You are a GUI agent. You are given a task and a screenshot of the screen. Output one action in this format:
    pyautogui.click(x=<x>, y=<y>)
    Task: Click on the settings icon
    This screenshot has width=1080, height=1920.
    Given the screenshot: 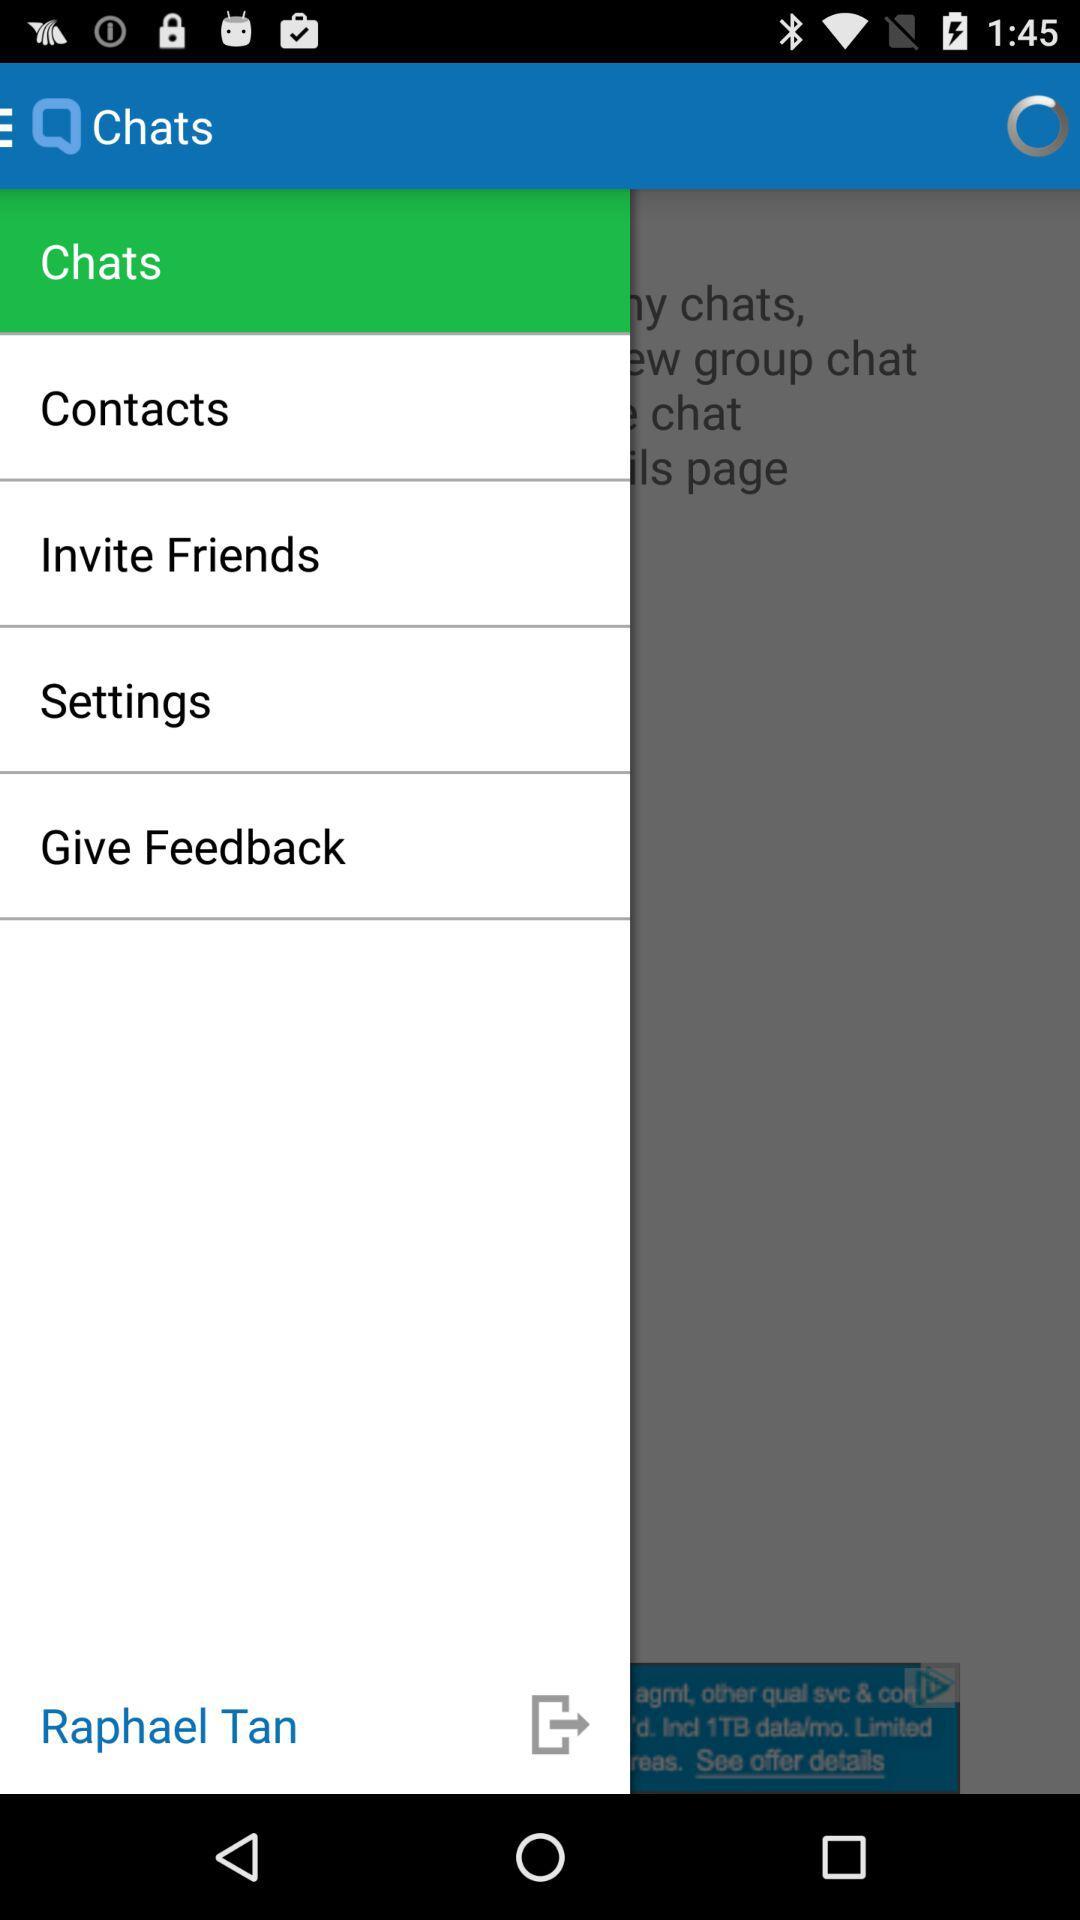 What is the action you would take?
    pyautogui.click(x=125, y=699)
    